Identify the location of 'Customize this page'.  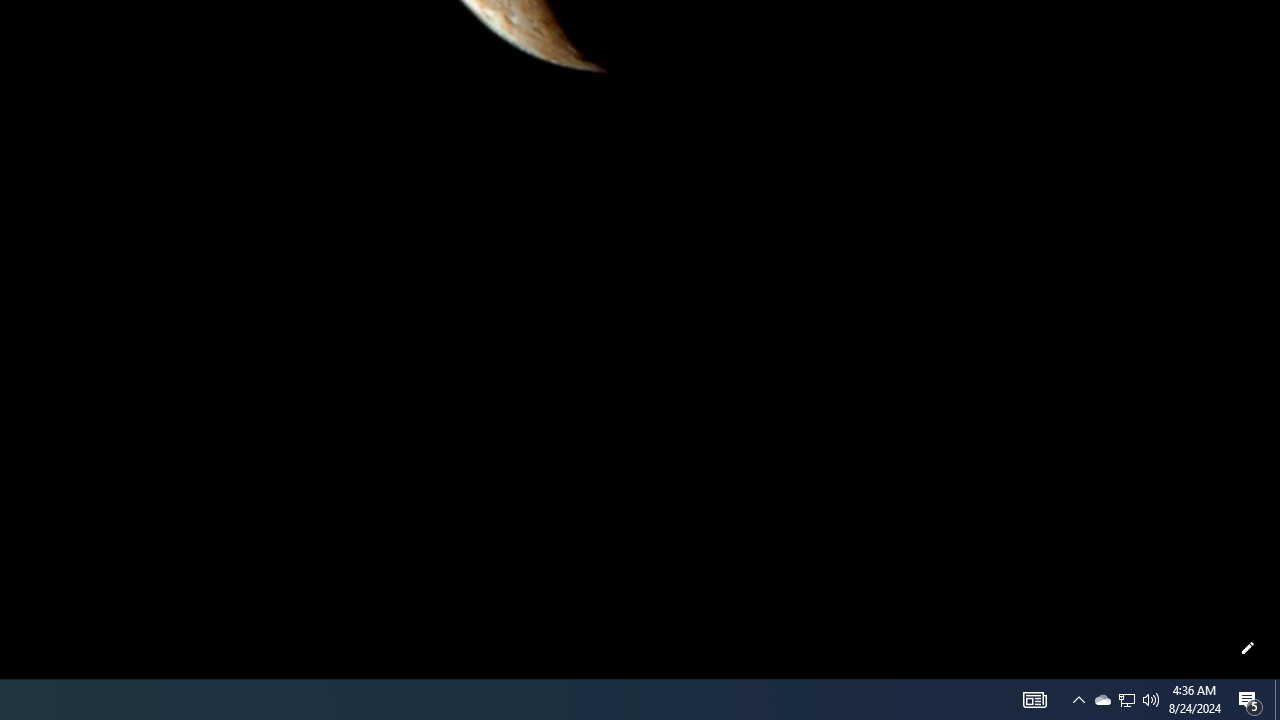
(1247, 648).